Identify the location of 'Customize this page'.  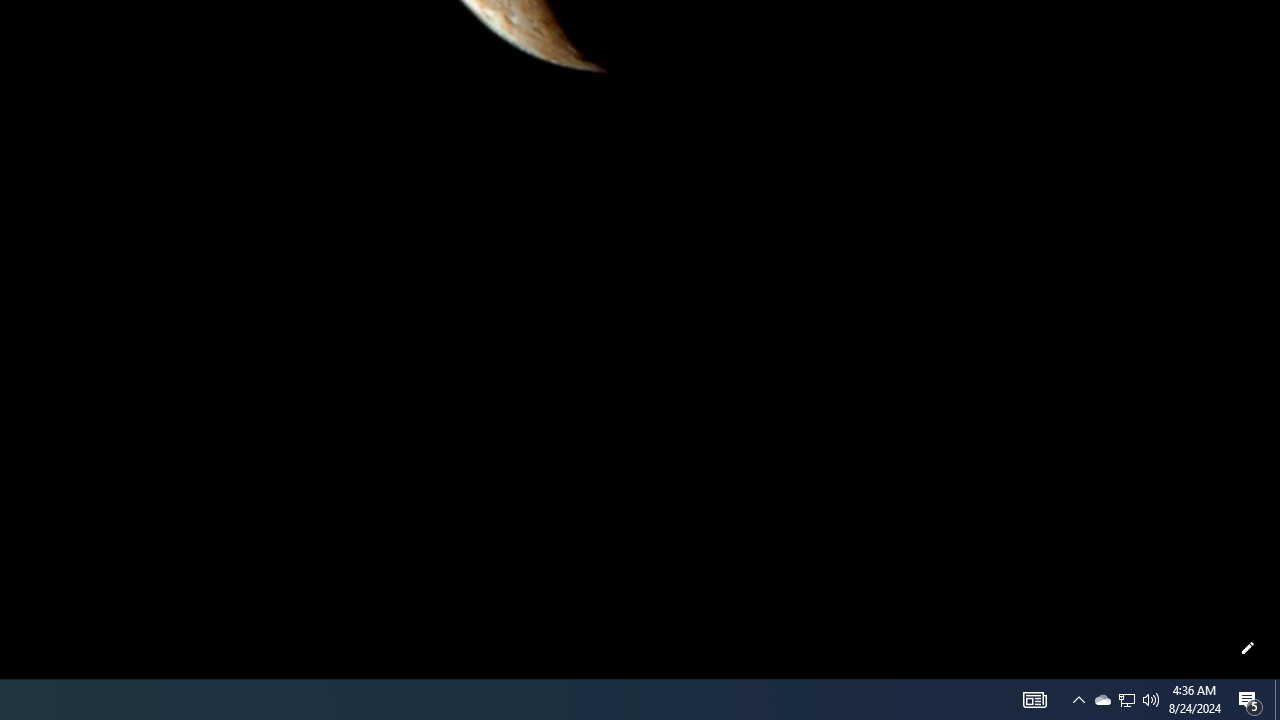
(1247, 648).